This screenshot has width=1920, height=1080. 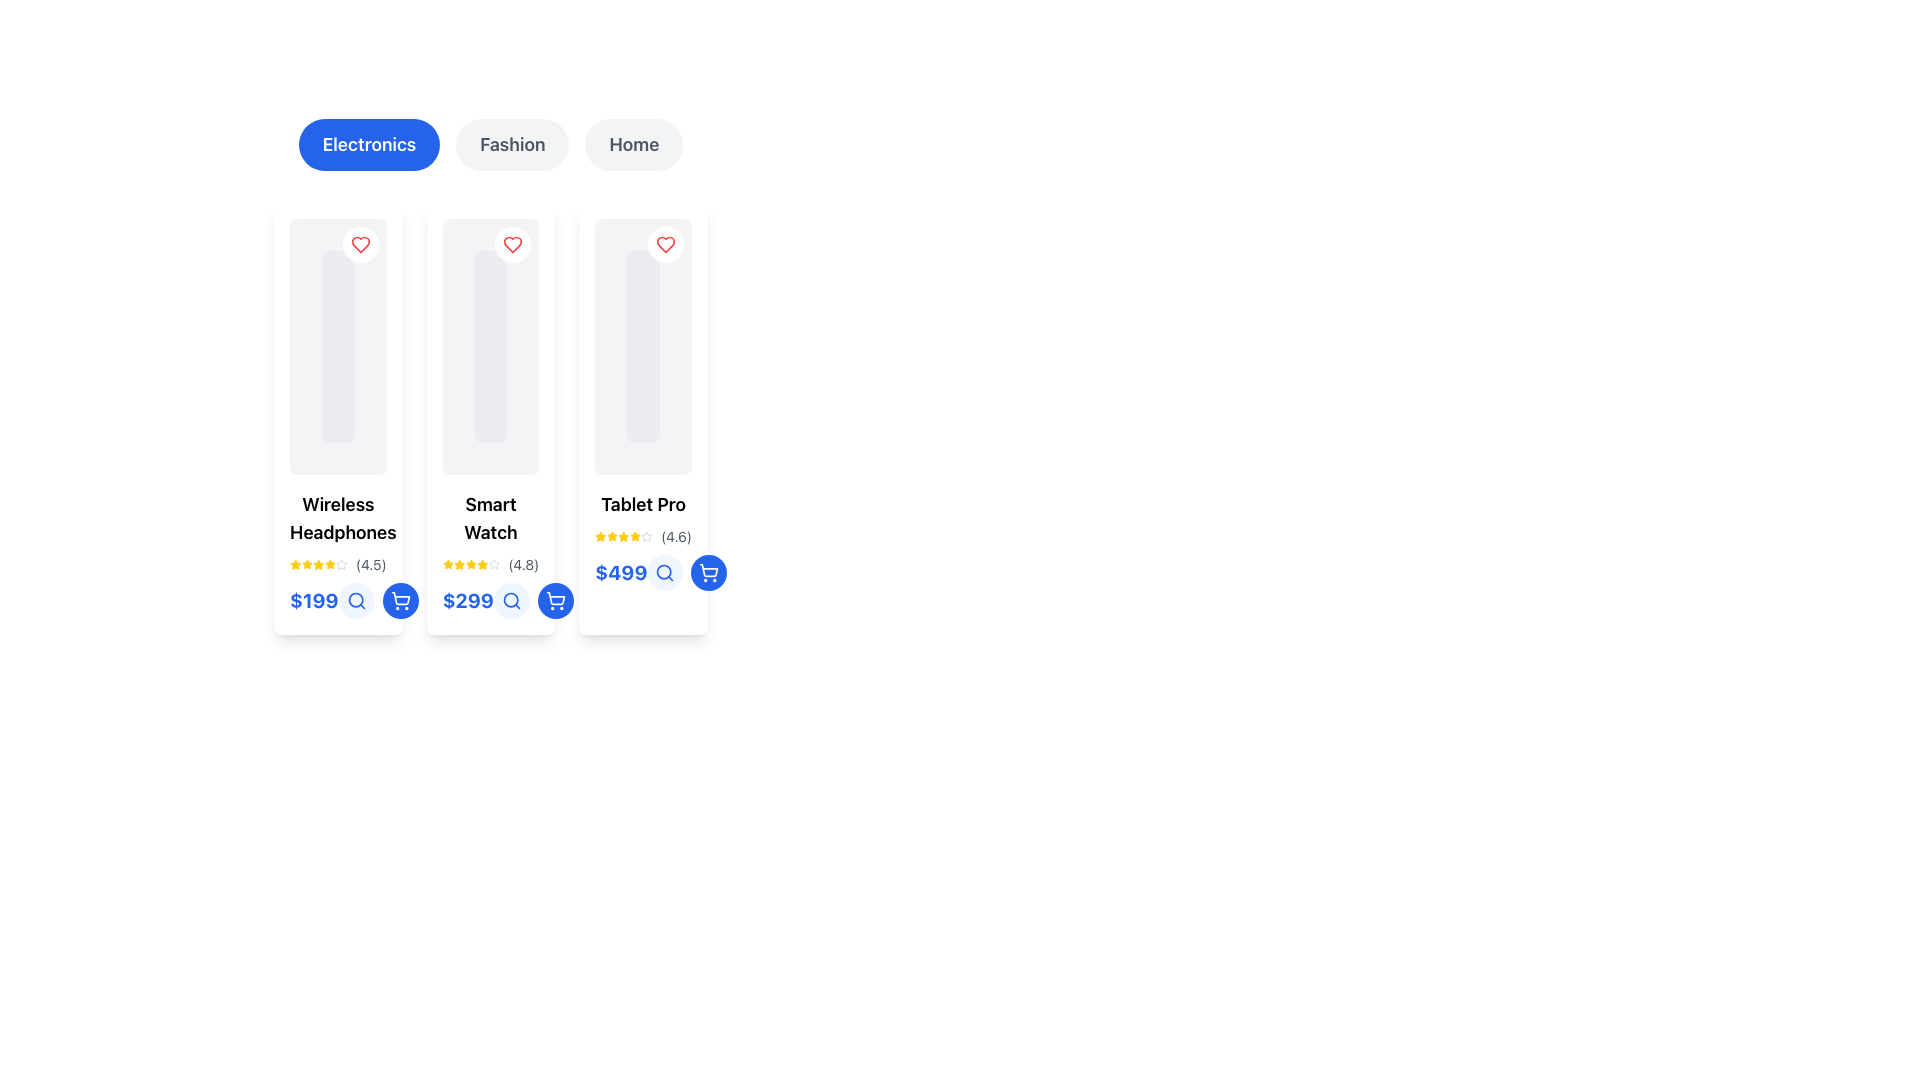 I want to click on the star icon representing the rating in the third product card (Tablet Pro), so click(x=600, y=535).